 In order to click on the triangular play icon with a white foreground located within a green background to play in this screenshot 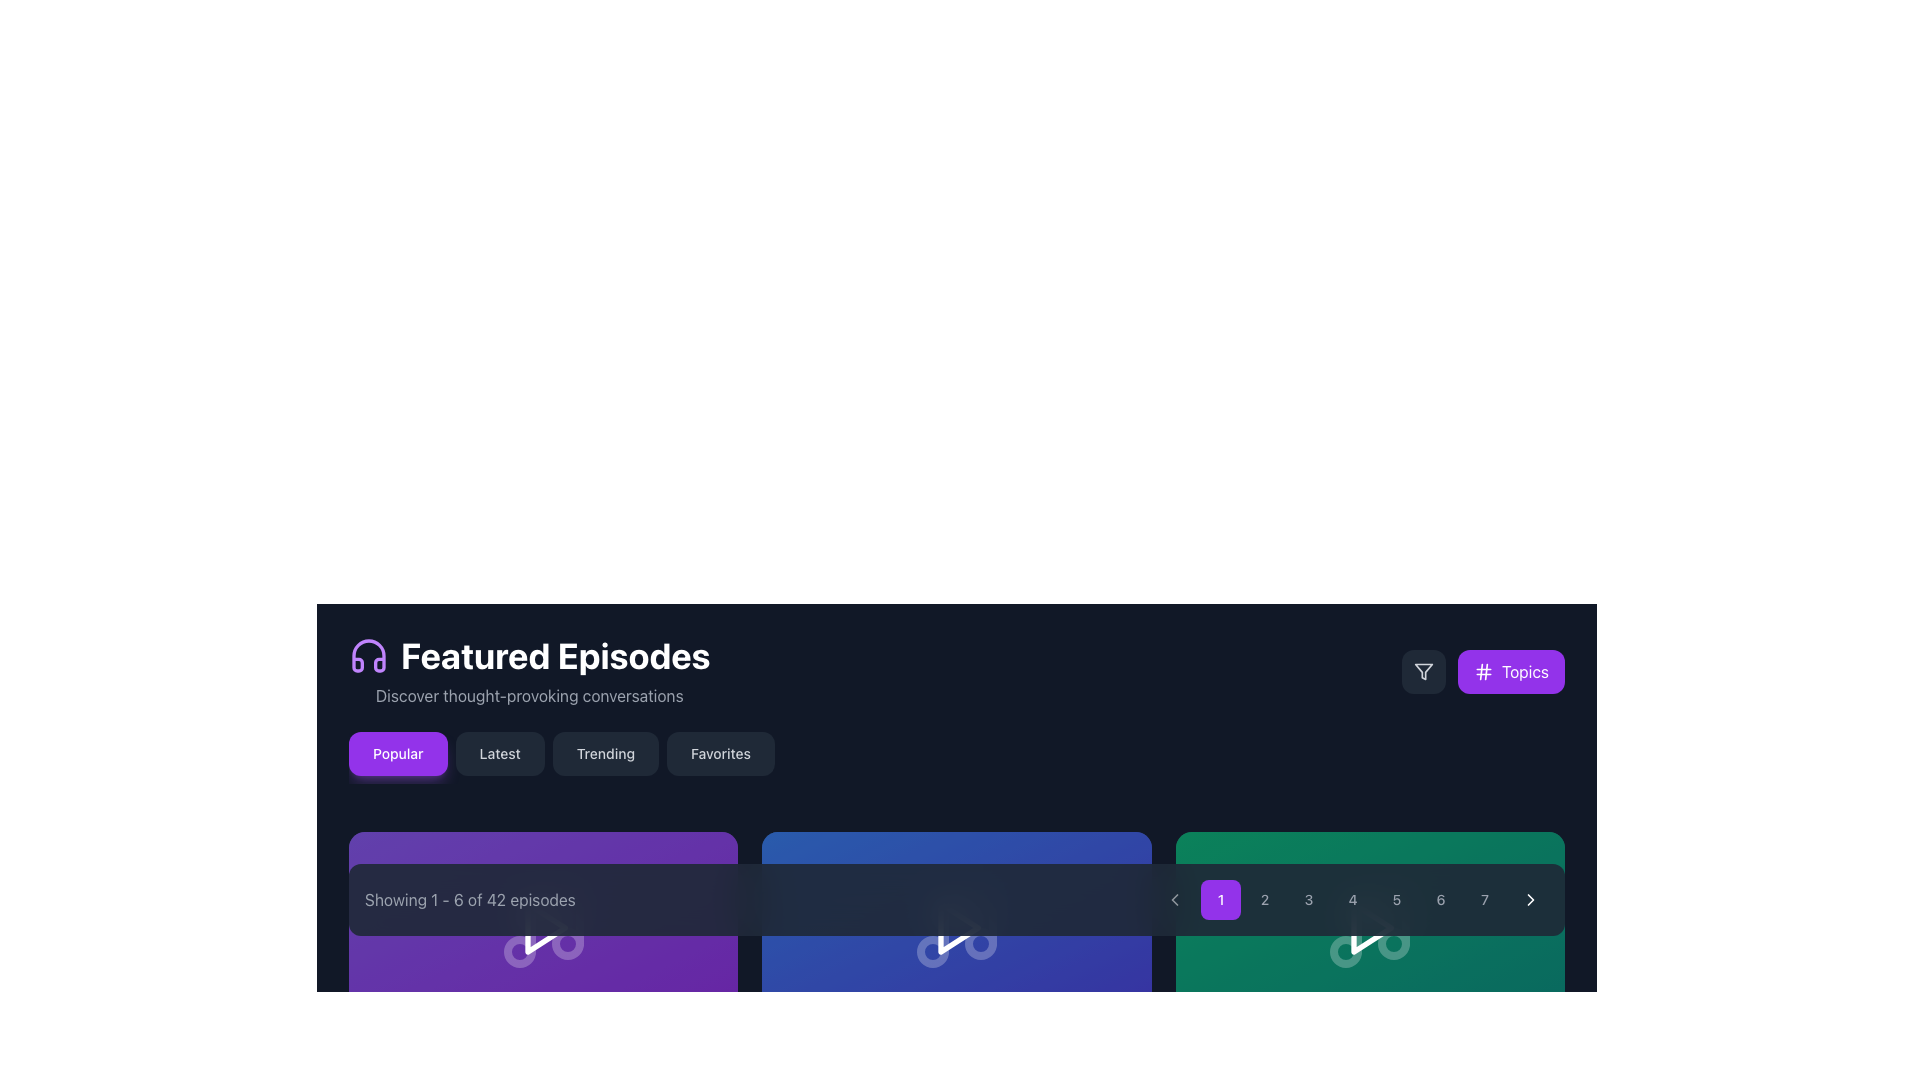, I will do `click(1369, 928)`.